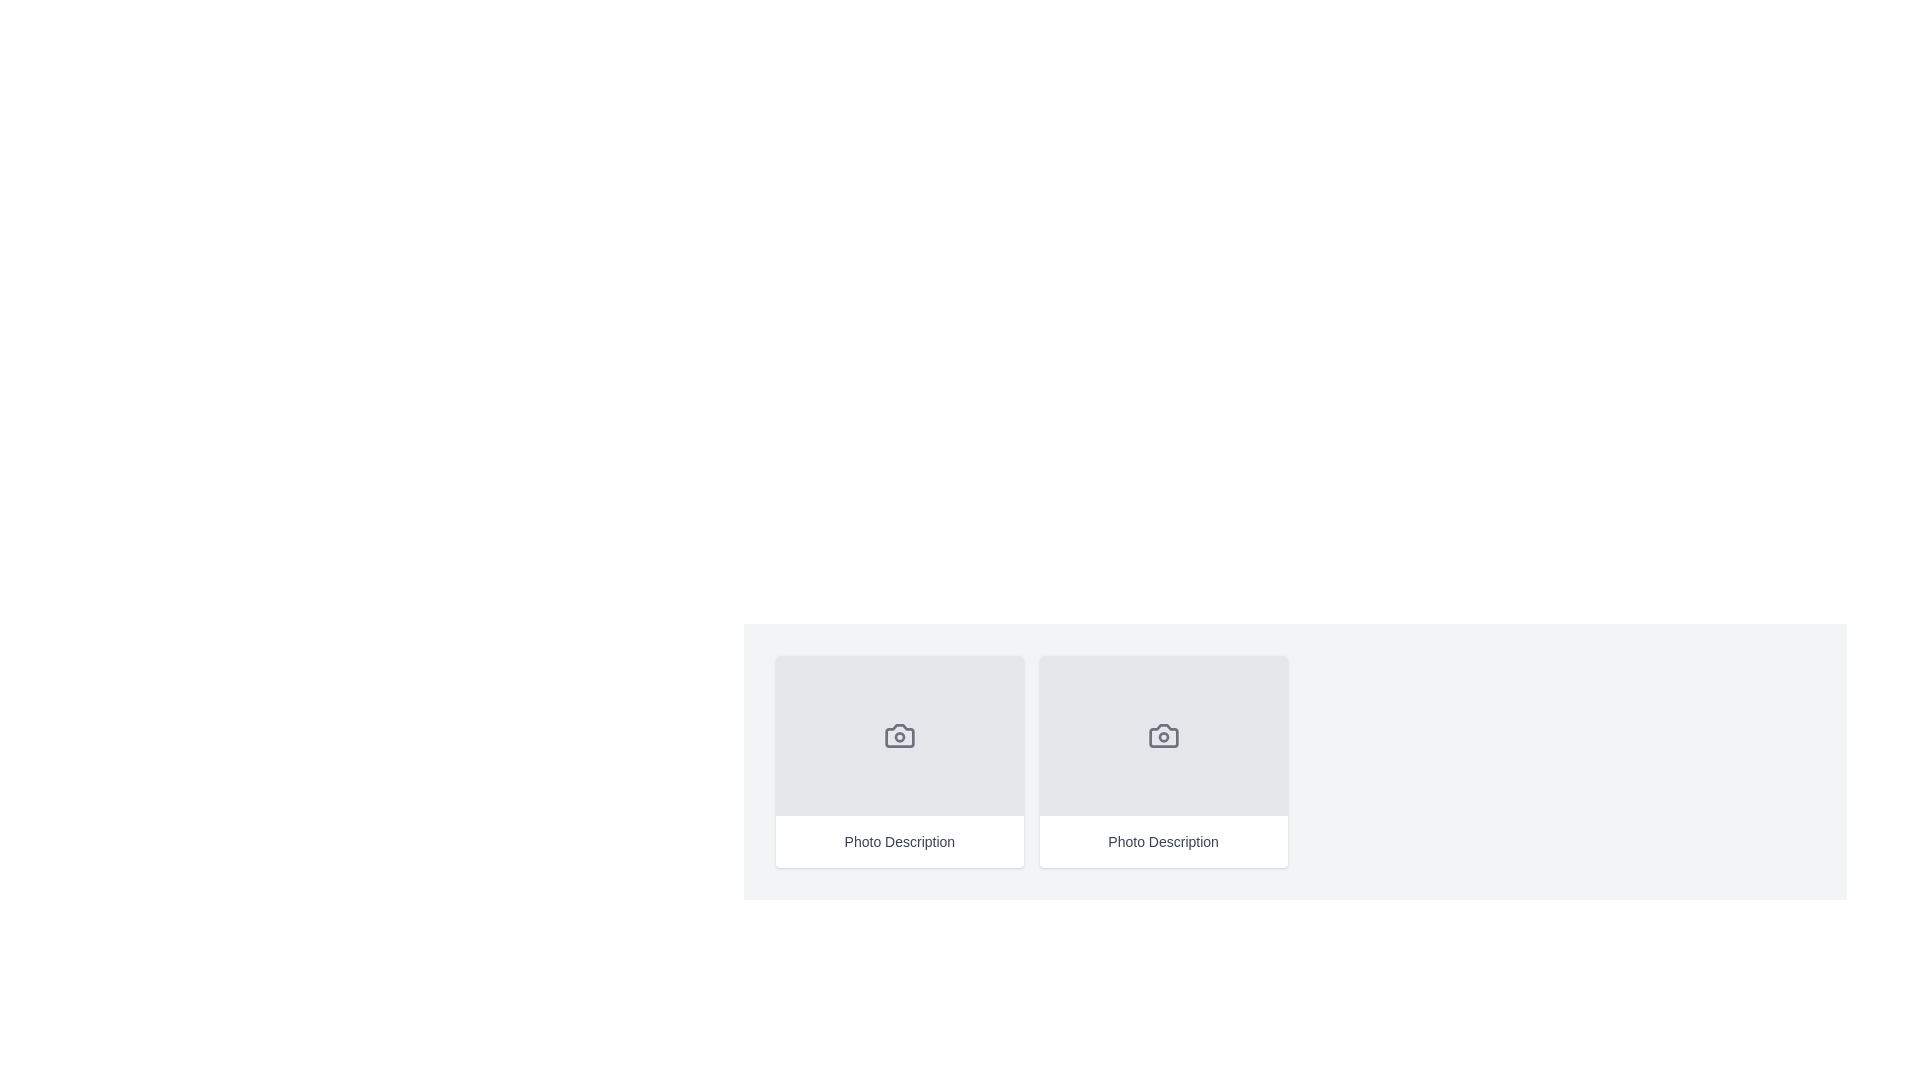 This screenshot has height=1080, width=1920. What do you see at coordinates (1163, 736) in the screenshot?
I see `the camera-shaped icon with a gray color, located` at bounding box center [1163, 736].